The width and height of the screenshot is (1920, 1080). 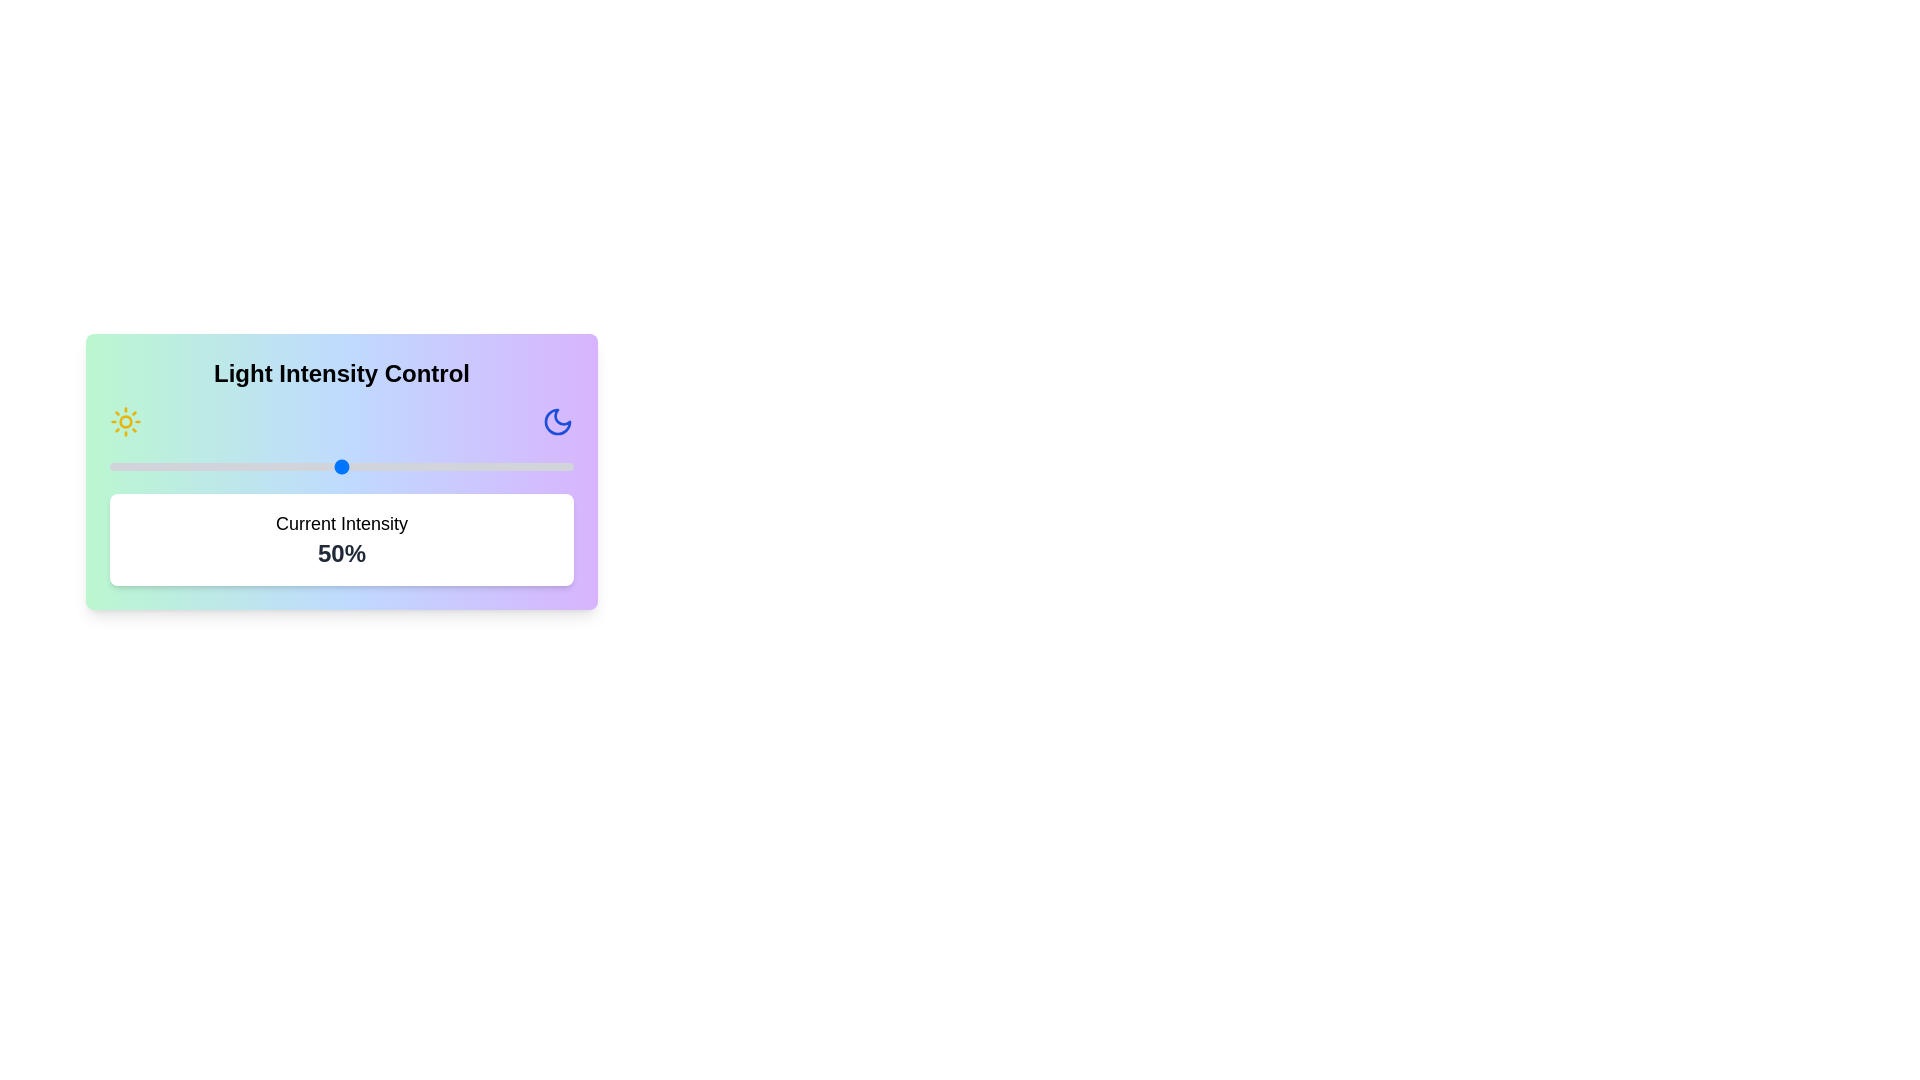 What do you see at coordinates (401, 466) in the screenshot?
I see `the light intensity` at bounding box center [401, 466].